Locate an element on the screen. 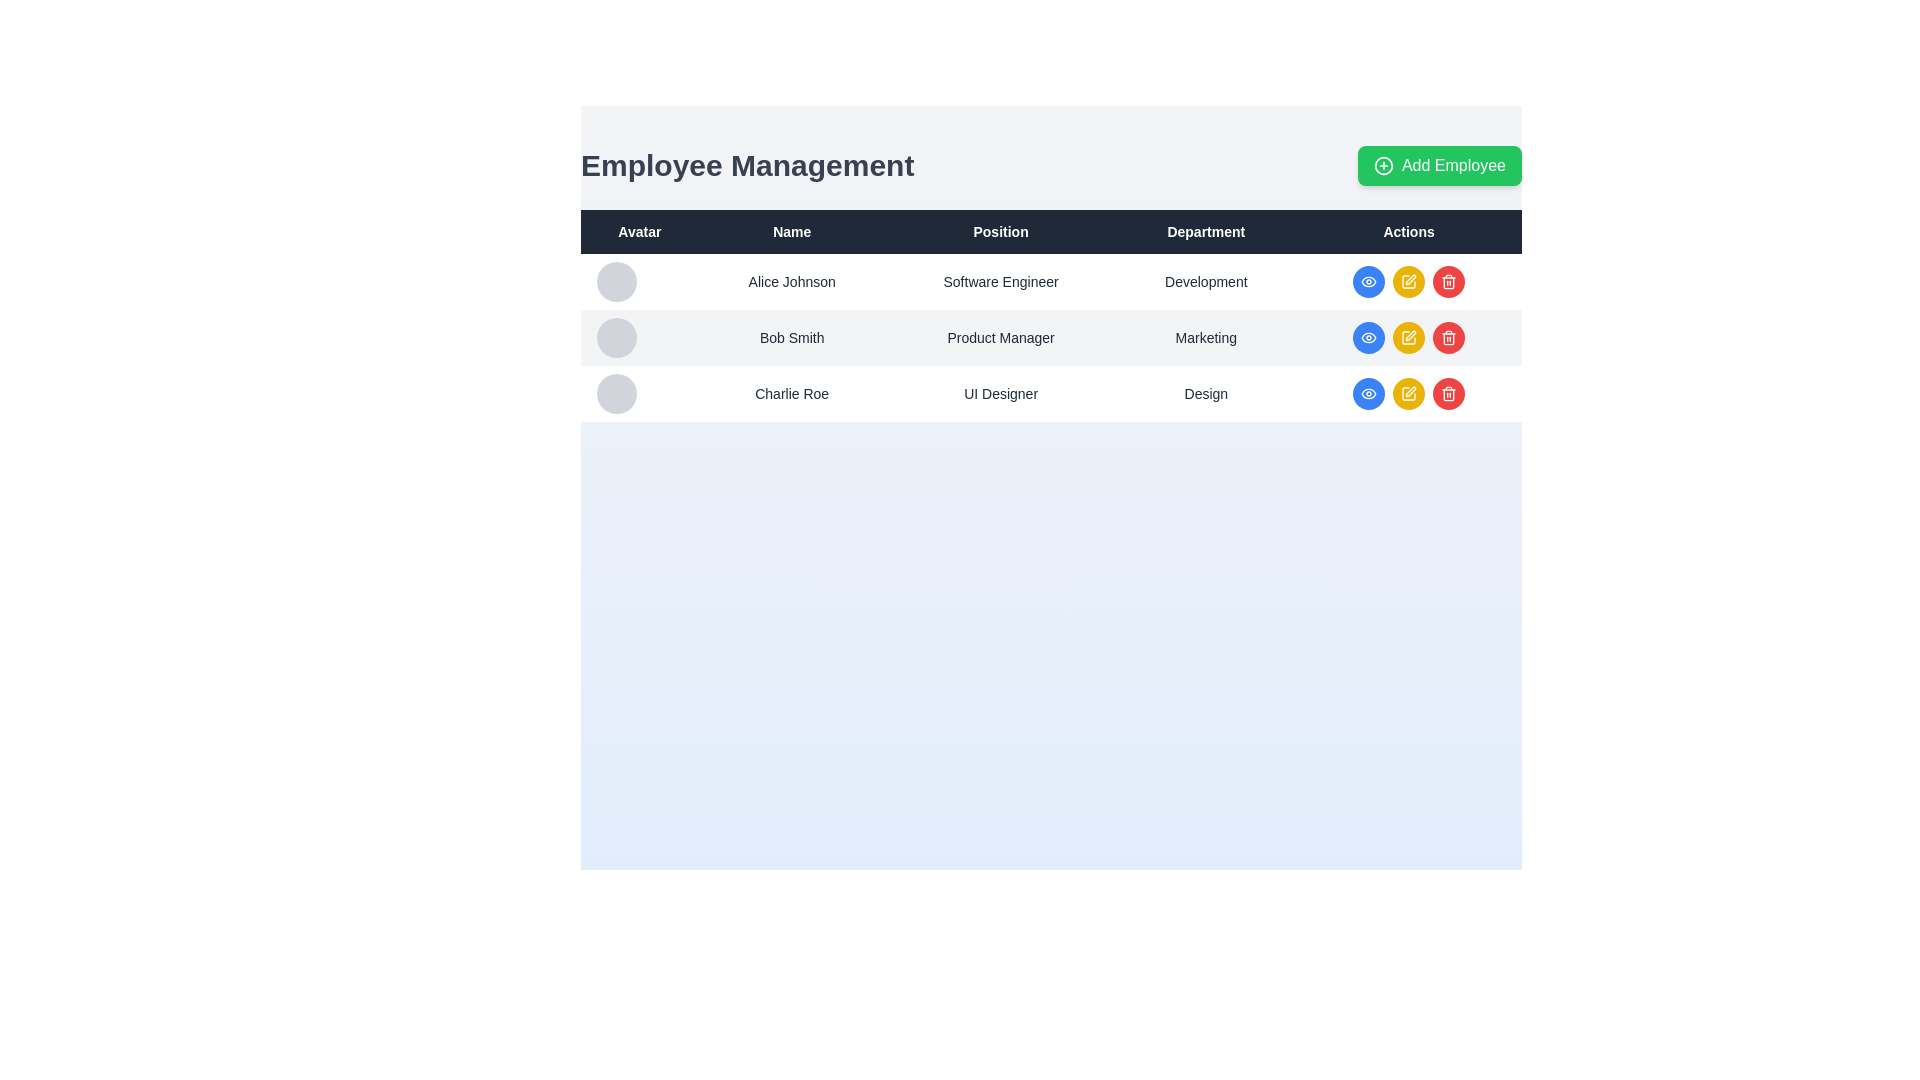 This screenshot has width=1920, height=1080. the text element displaying 'Development' in the 'Department' column of the employee 'Alice Johnson' in the table is located at coordinates (1205, 281).